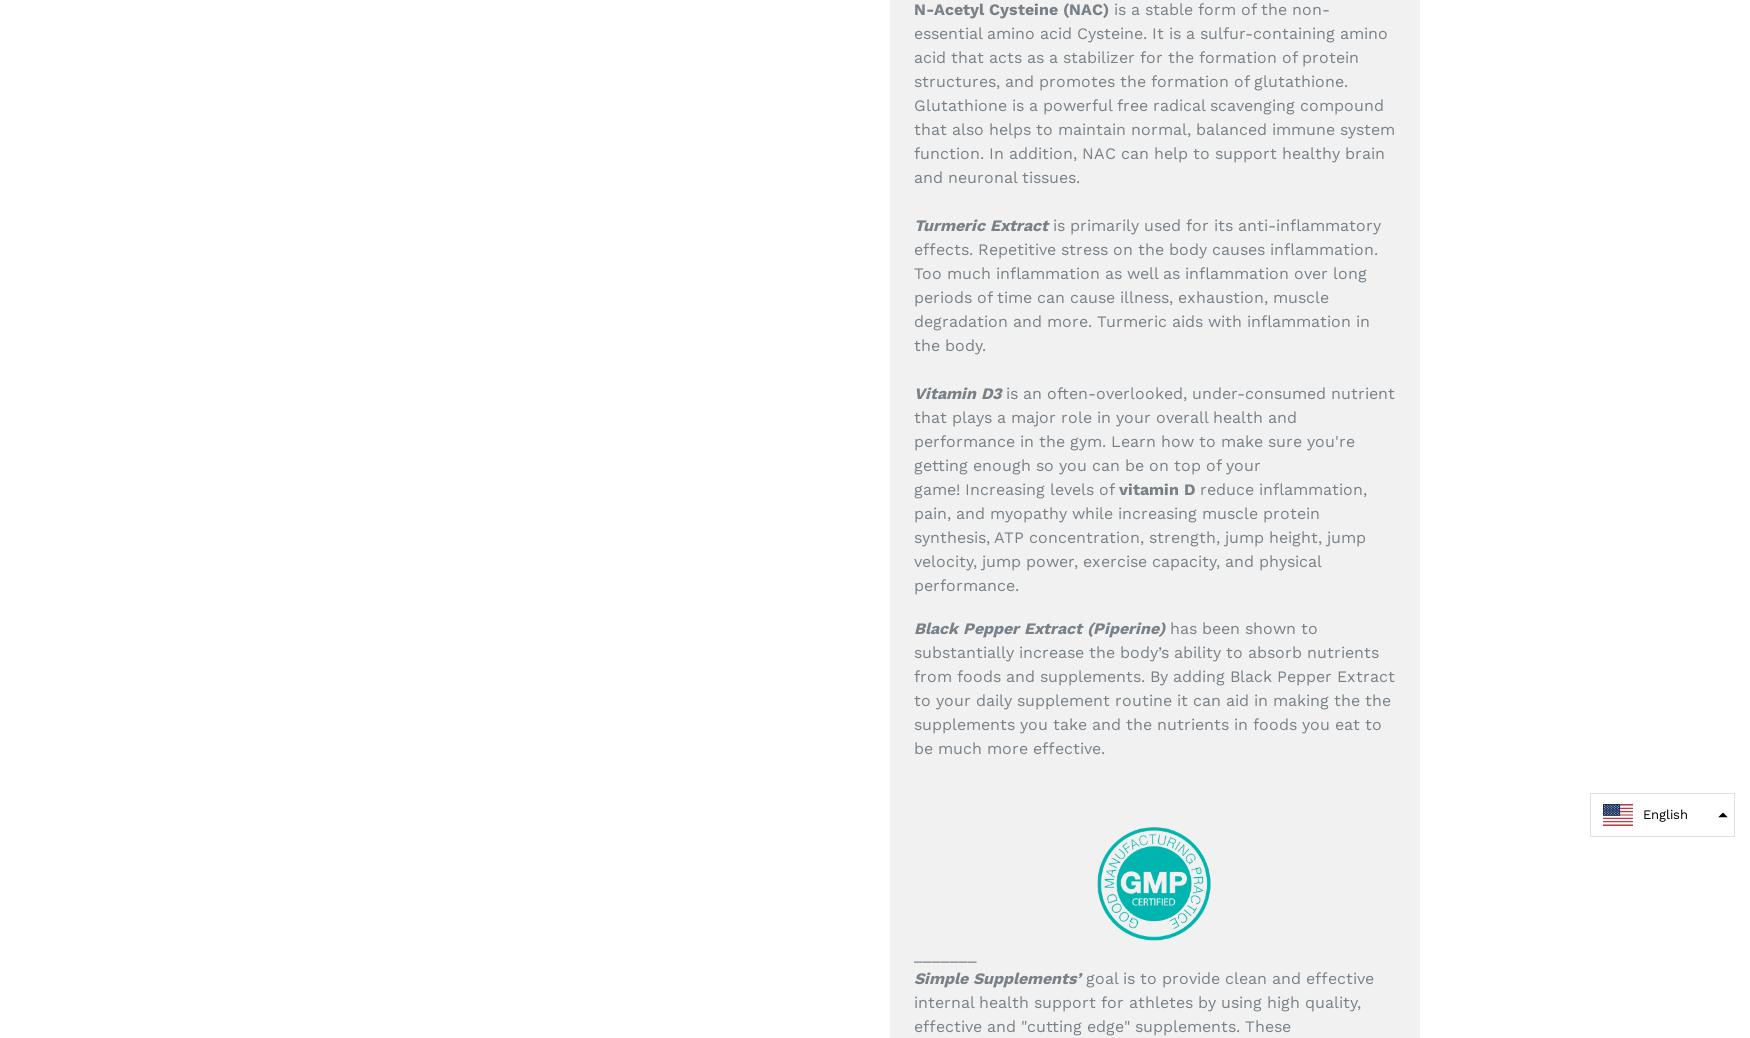  What do you see at coordinates (1146, 284) in the screenshot?
I see `'is primarily used for its anti-inflammatory effects. Repetitive stress on the body causes inflammation. Too much inflammation as well as inflammation over long periods of time can cause illness, exhaustion, muscle degradation and more. Turmeric aids with inflammation in the body.'` at bounding box center [1146, 284].